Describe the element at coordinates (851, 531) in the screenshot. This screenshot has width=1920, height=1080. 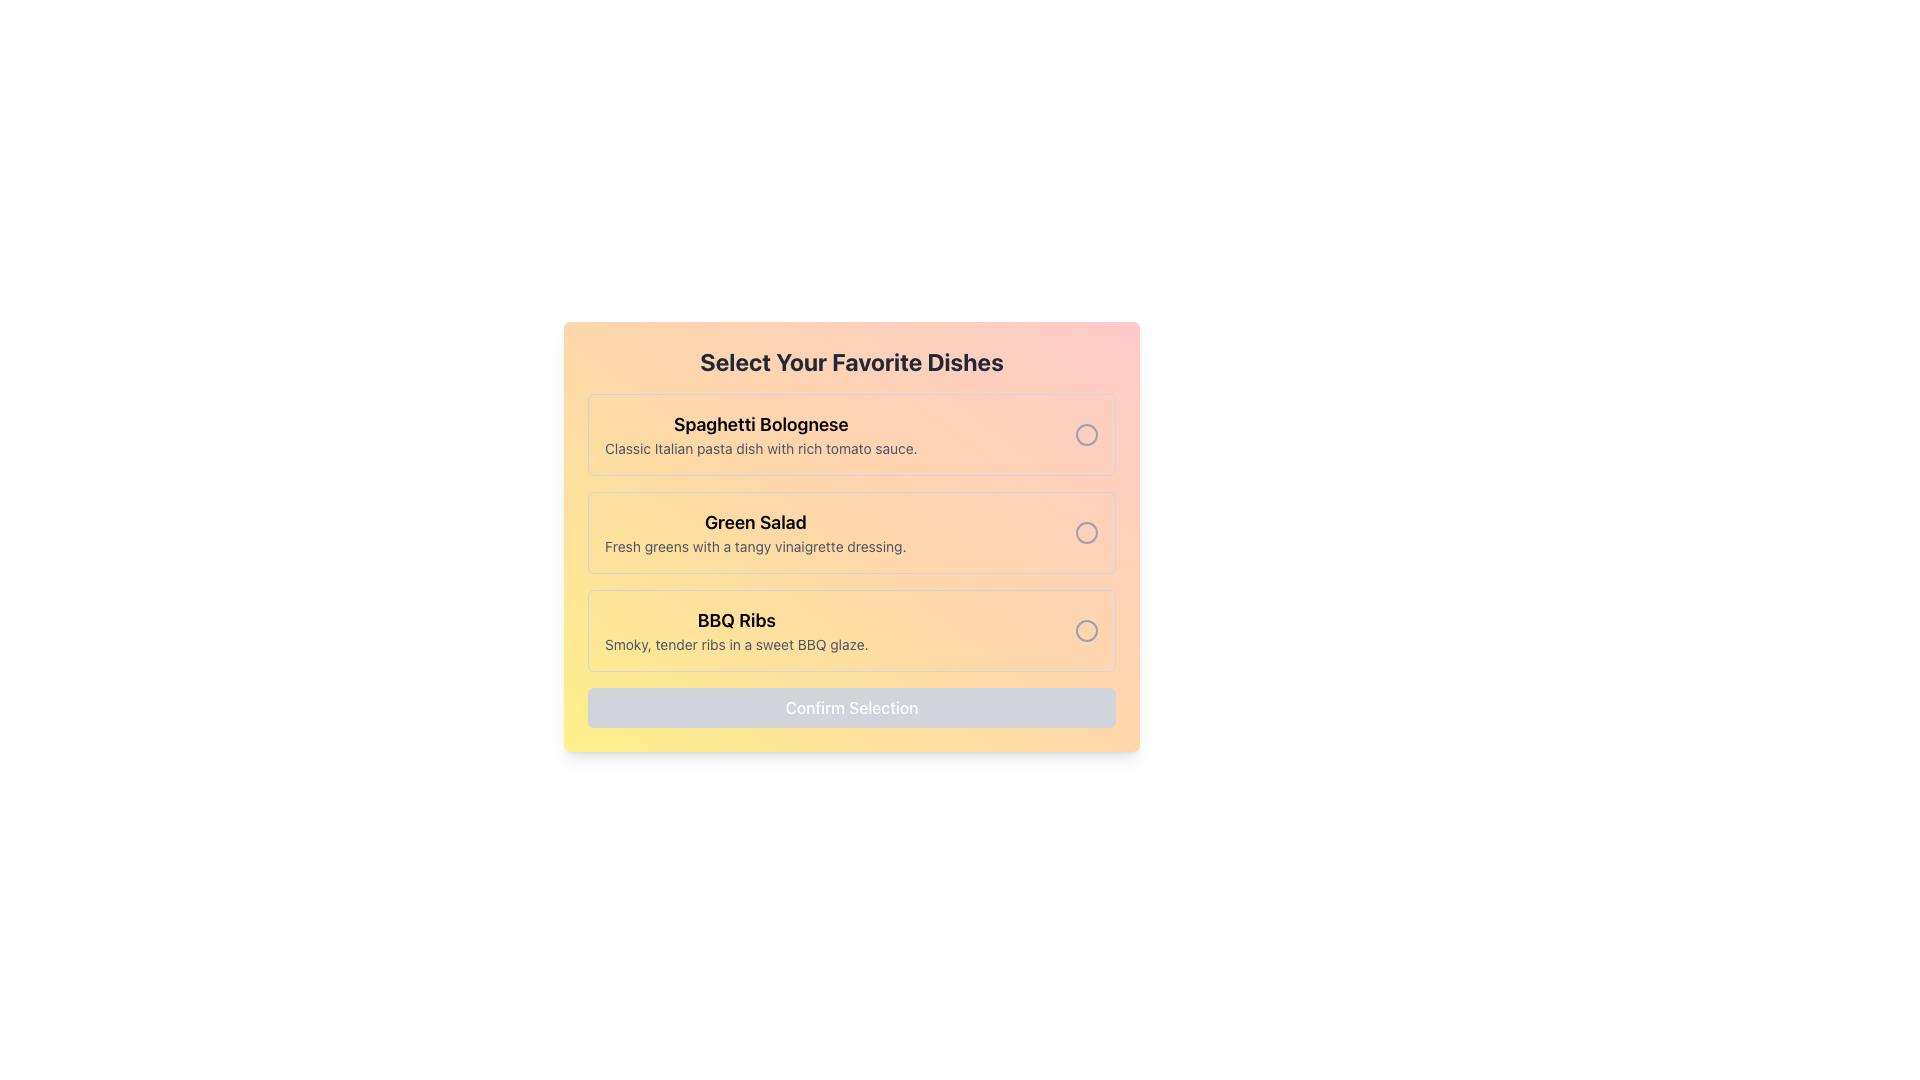
I see `the 'Green Salad' selectable menu option, which is the second item in the list with an associated radio button` at that location.